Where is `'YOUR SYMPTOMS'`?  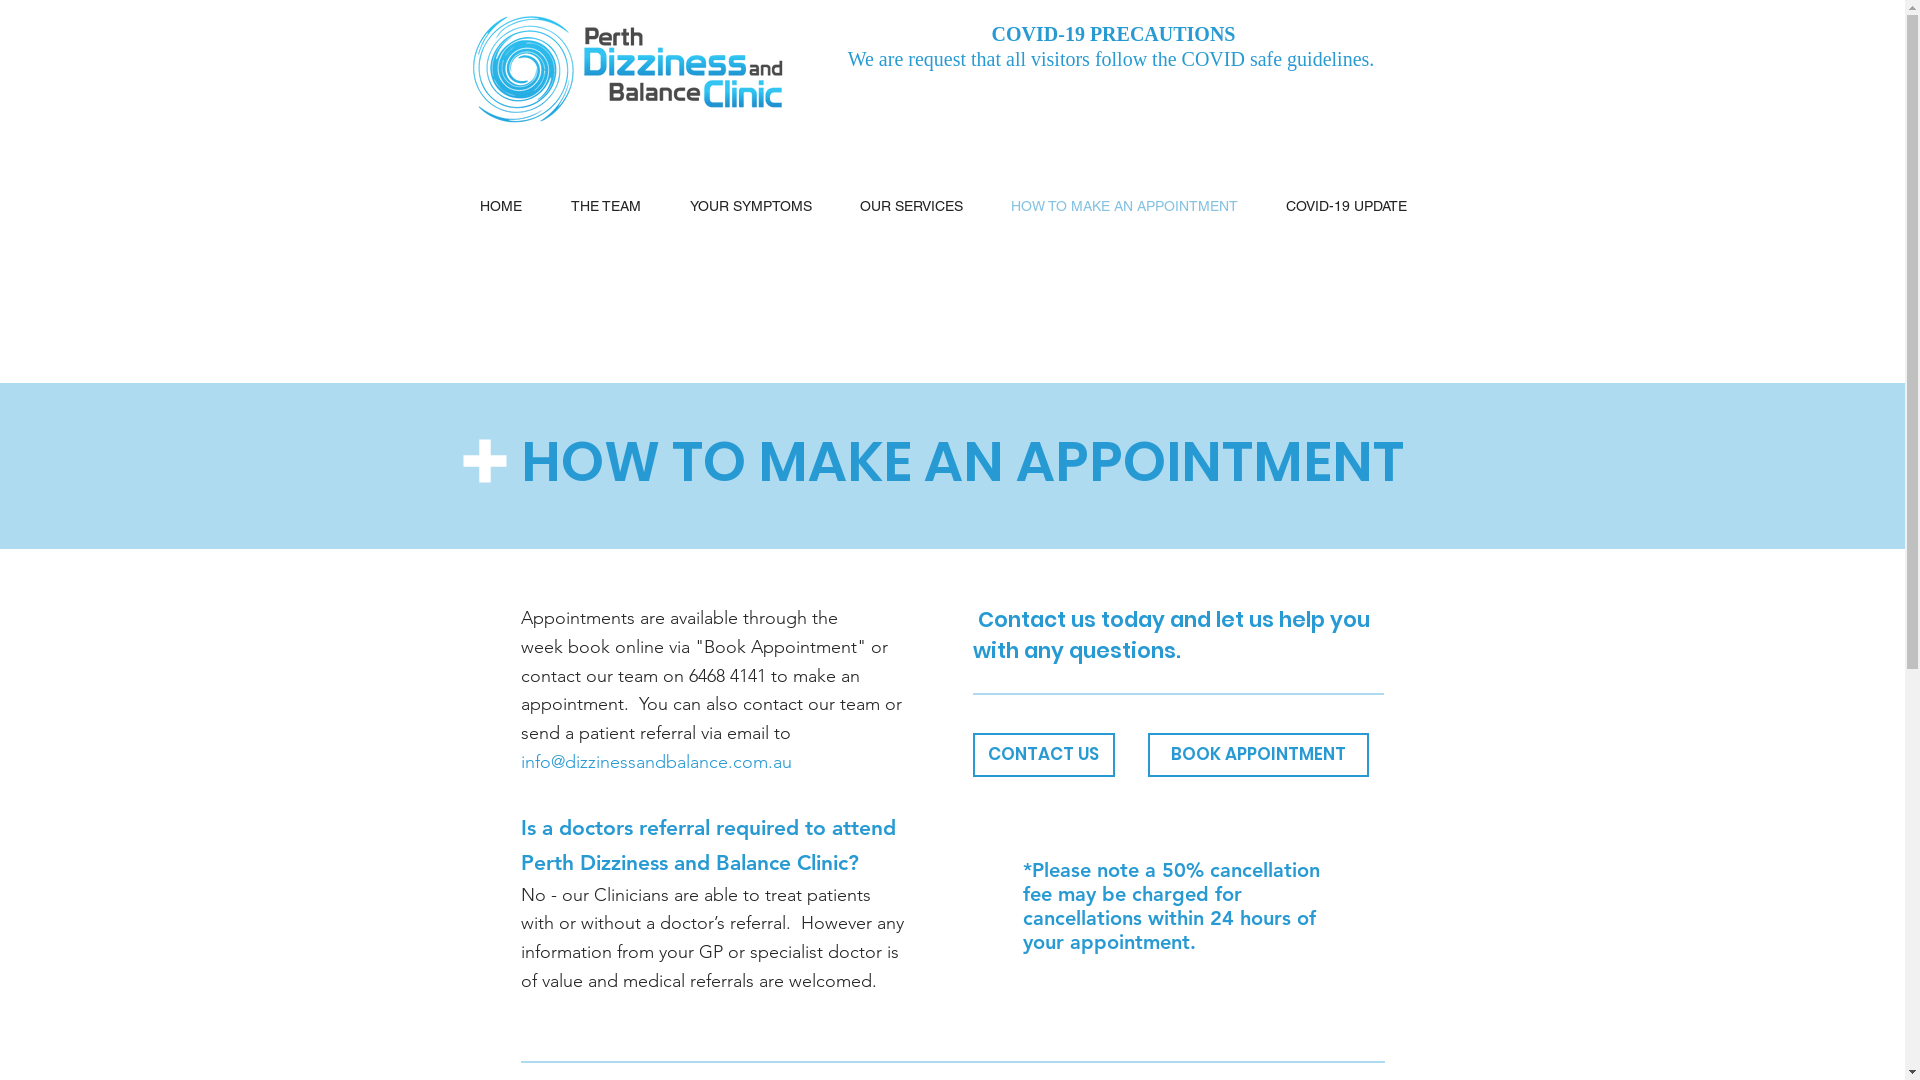 'YOUR SYMPTOMS' is located at coordinates (673, 205).